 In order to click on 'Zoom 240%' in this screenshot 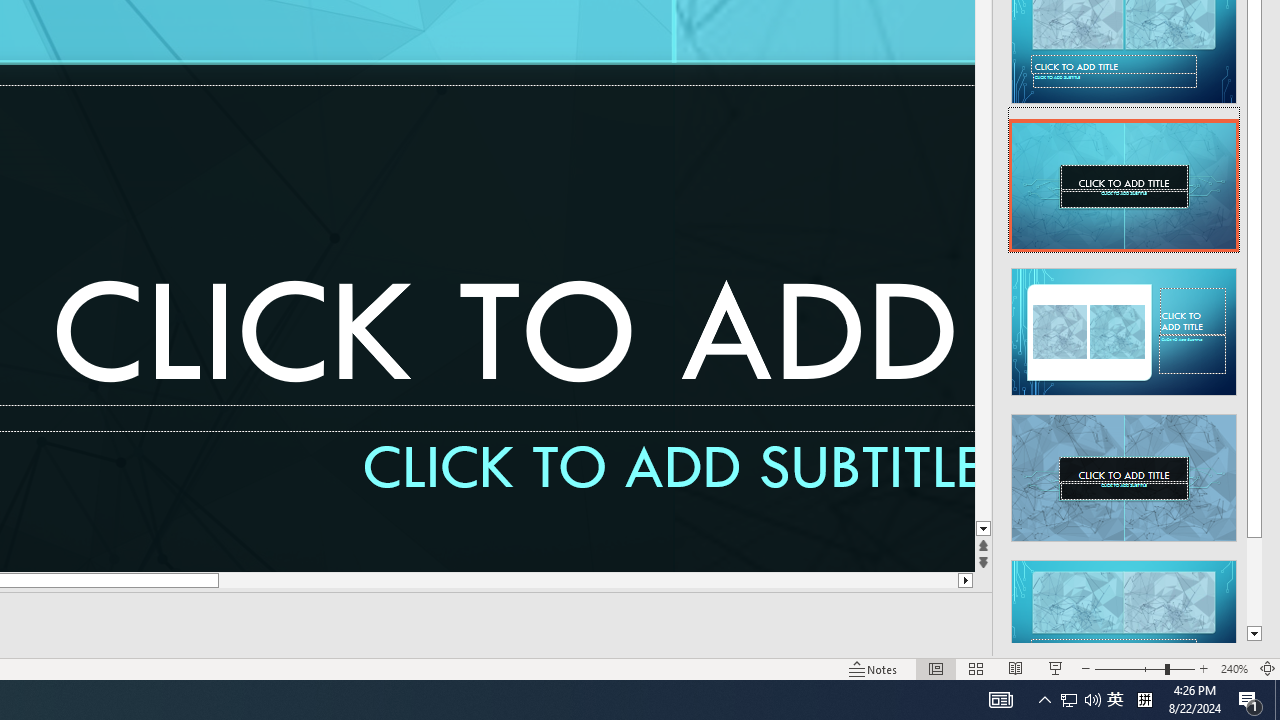, I will do `click(1233, 669)`.